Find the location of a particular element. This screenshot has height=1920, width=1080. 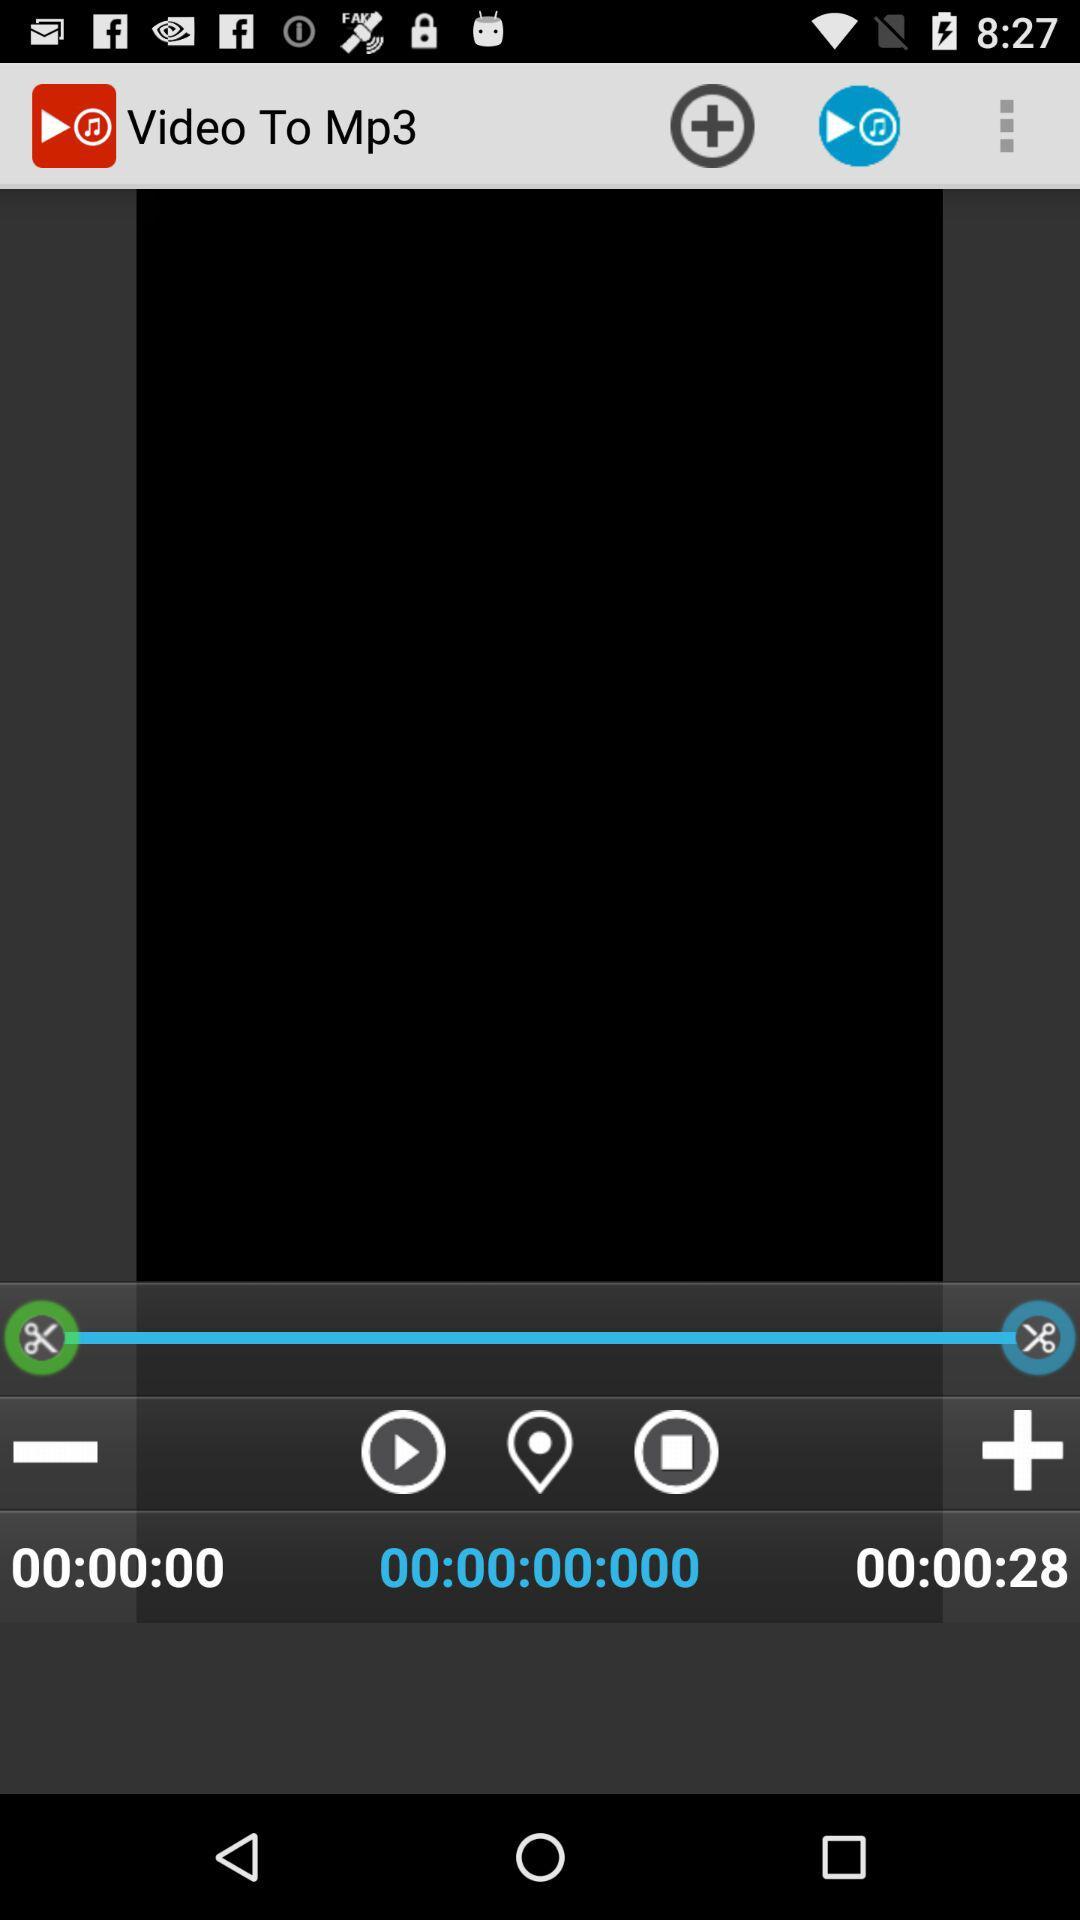

the play icon is located at coordinates (403, 1553).